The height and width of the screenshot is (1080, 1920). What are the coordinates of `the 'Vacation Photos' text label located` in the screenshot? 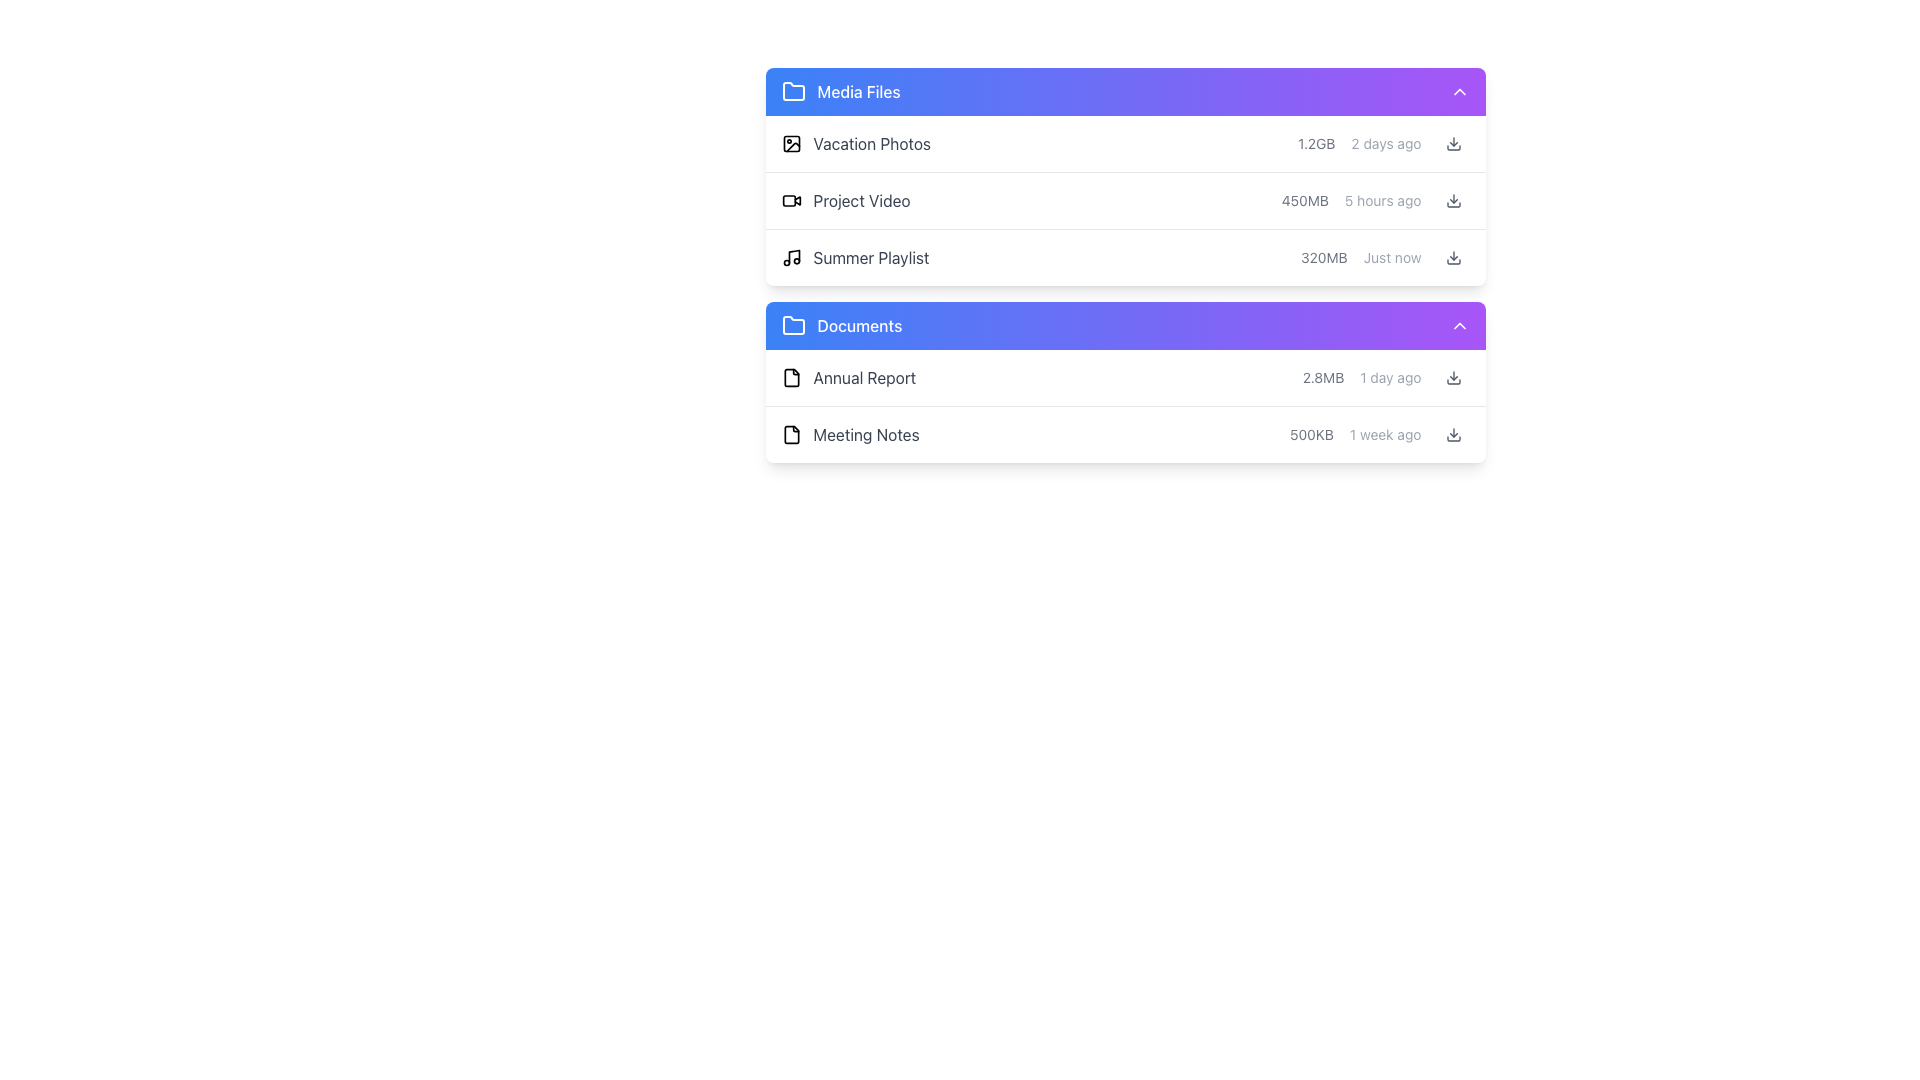 It's located at (872, 142).